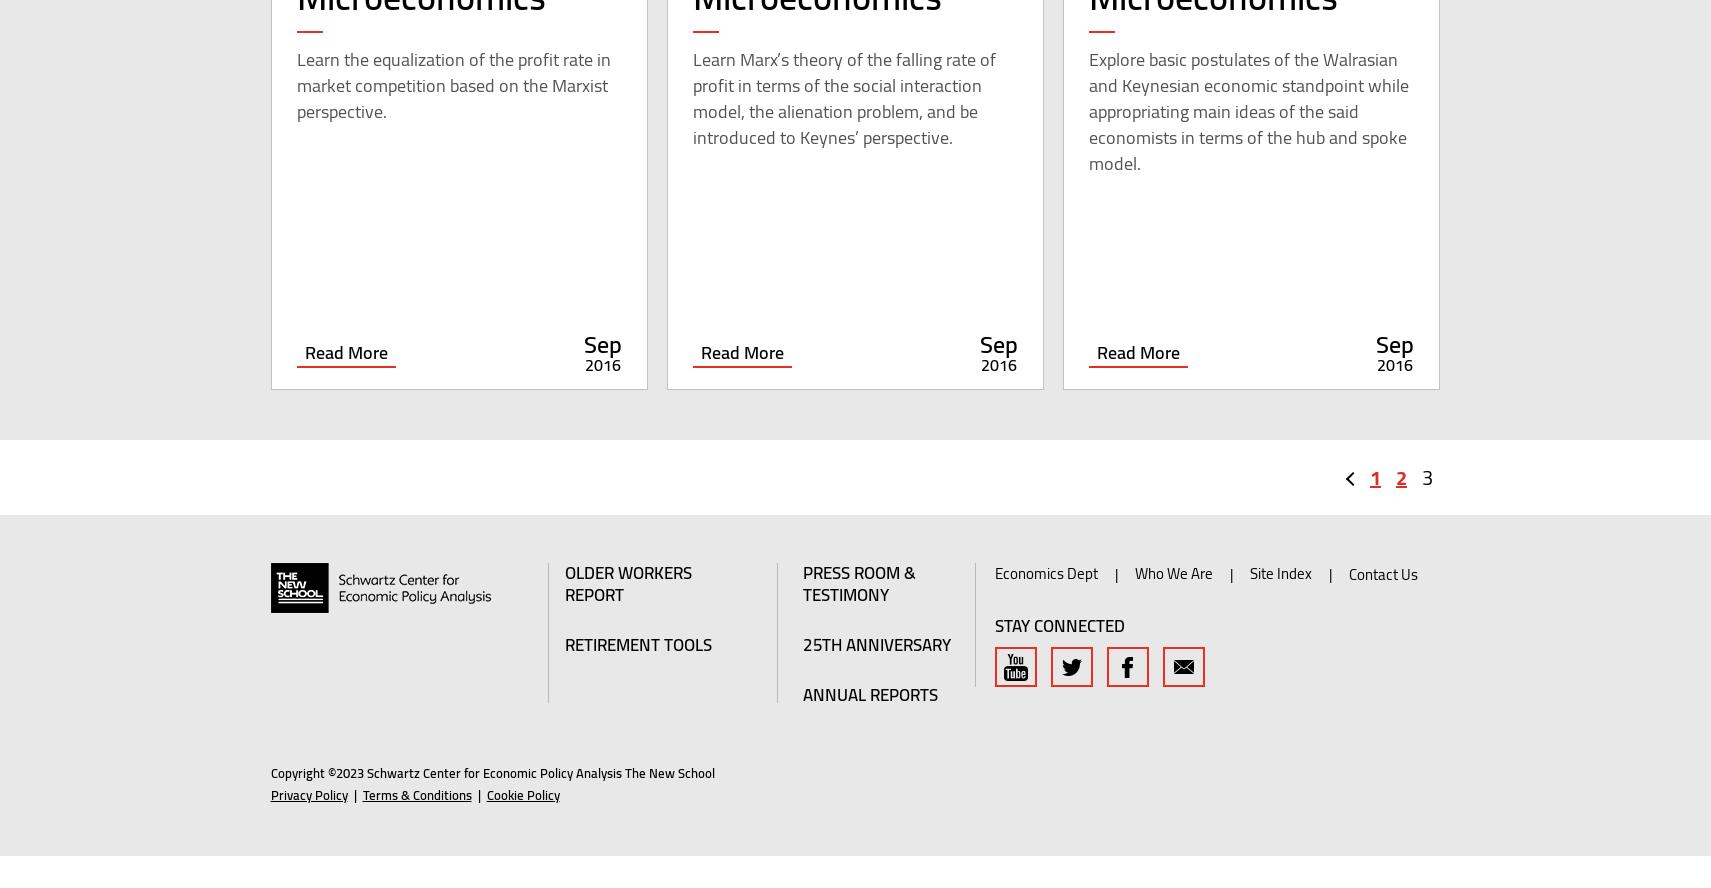 The height and width of the screenshot is (888, 1711). What do you see at coordinates (522, 826) in the screenshot?
I see `'Cookie Policy'` at bounding box center [522, 826].